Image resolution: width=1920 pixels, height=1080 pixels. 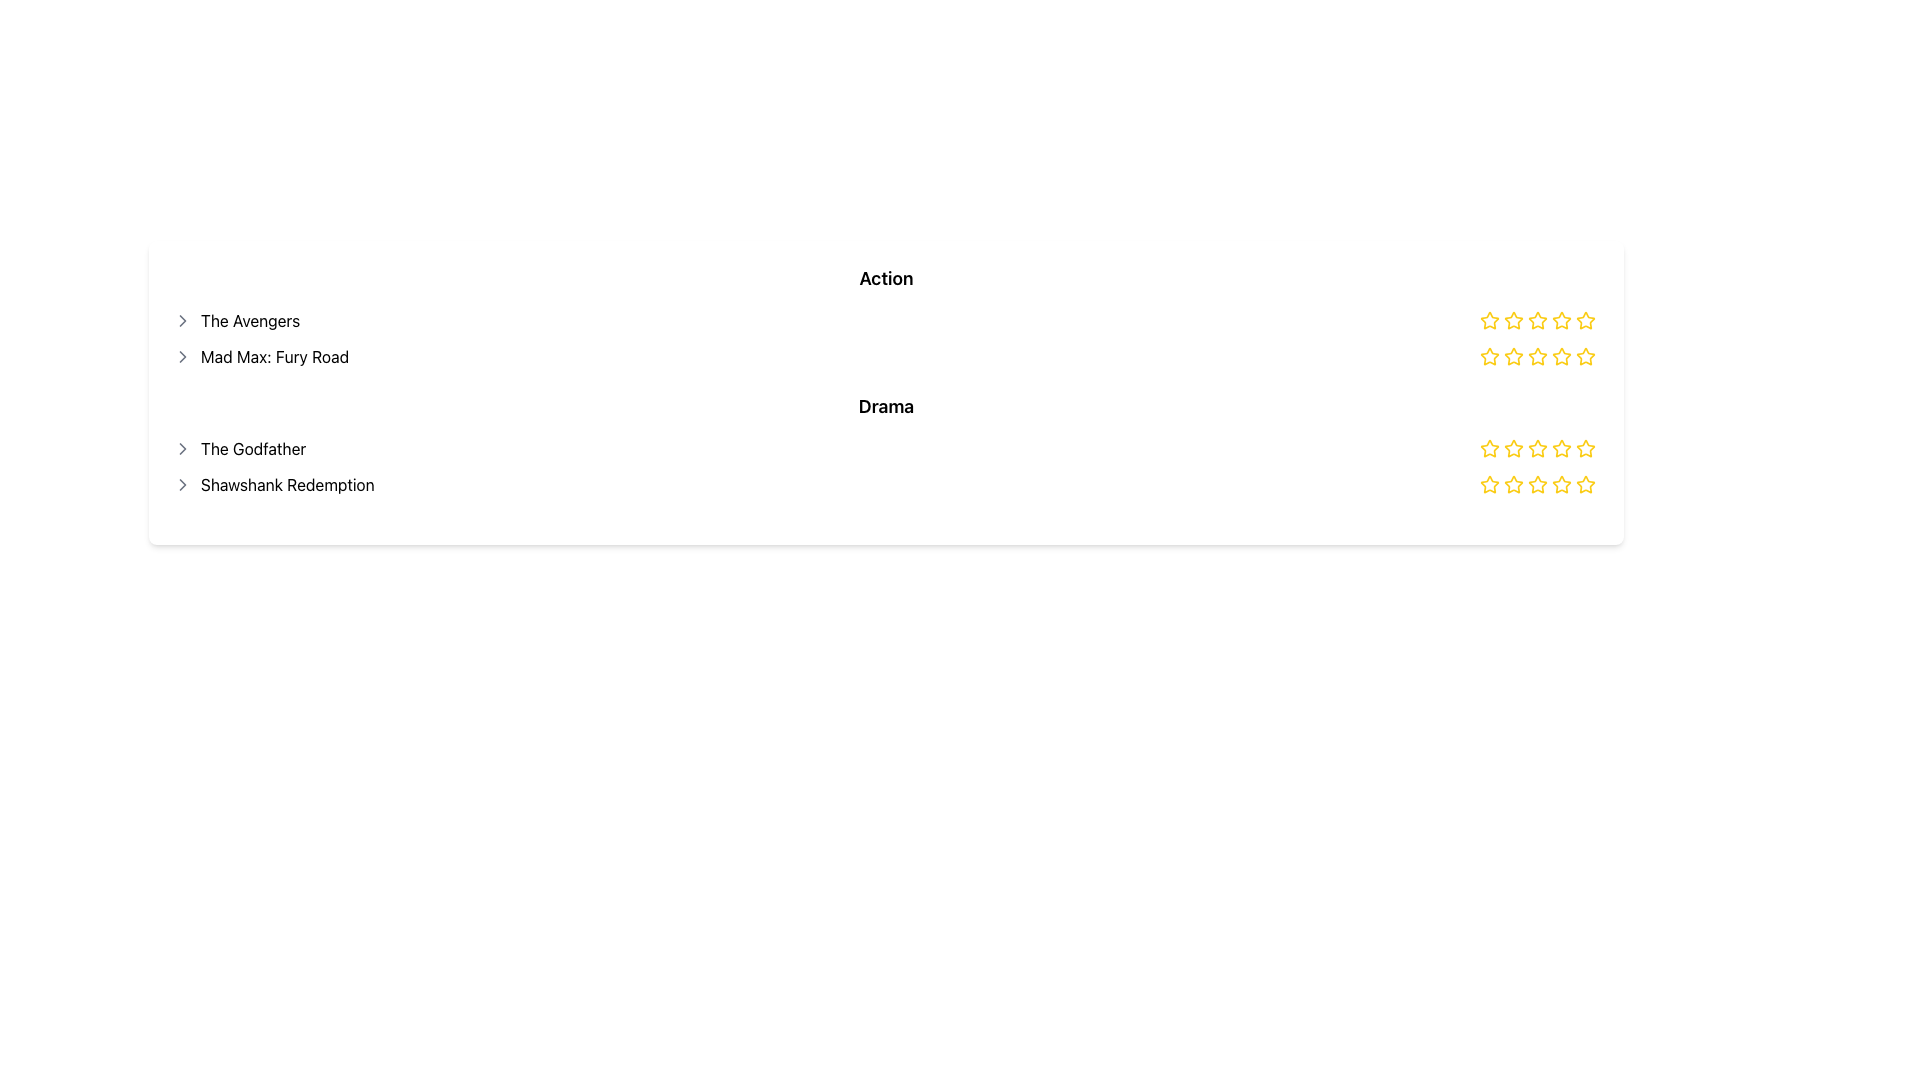 I want to click on the fifth star icon for the movie 'Mad Max: Fury Road' to indicate a five-star rating, so click(x=1584, y=355).